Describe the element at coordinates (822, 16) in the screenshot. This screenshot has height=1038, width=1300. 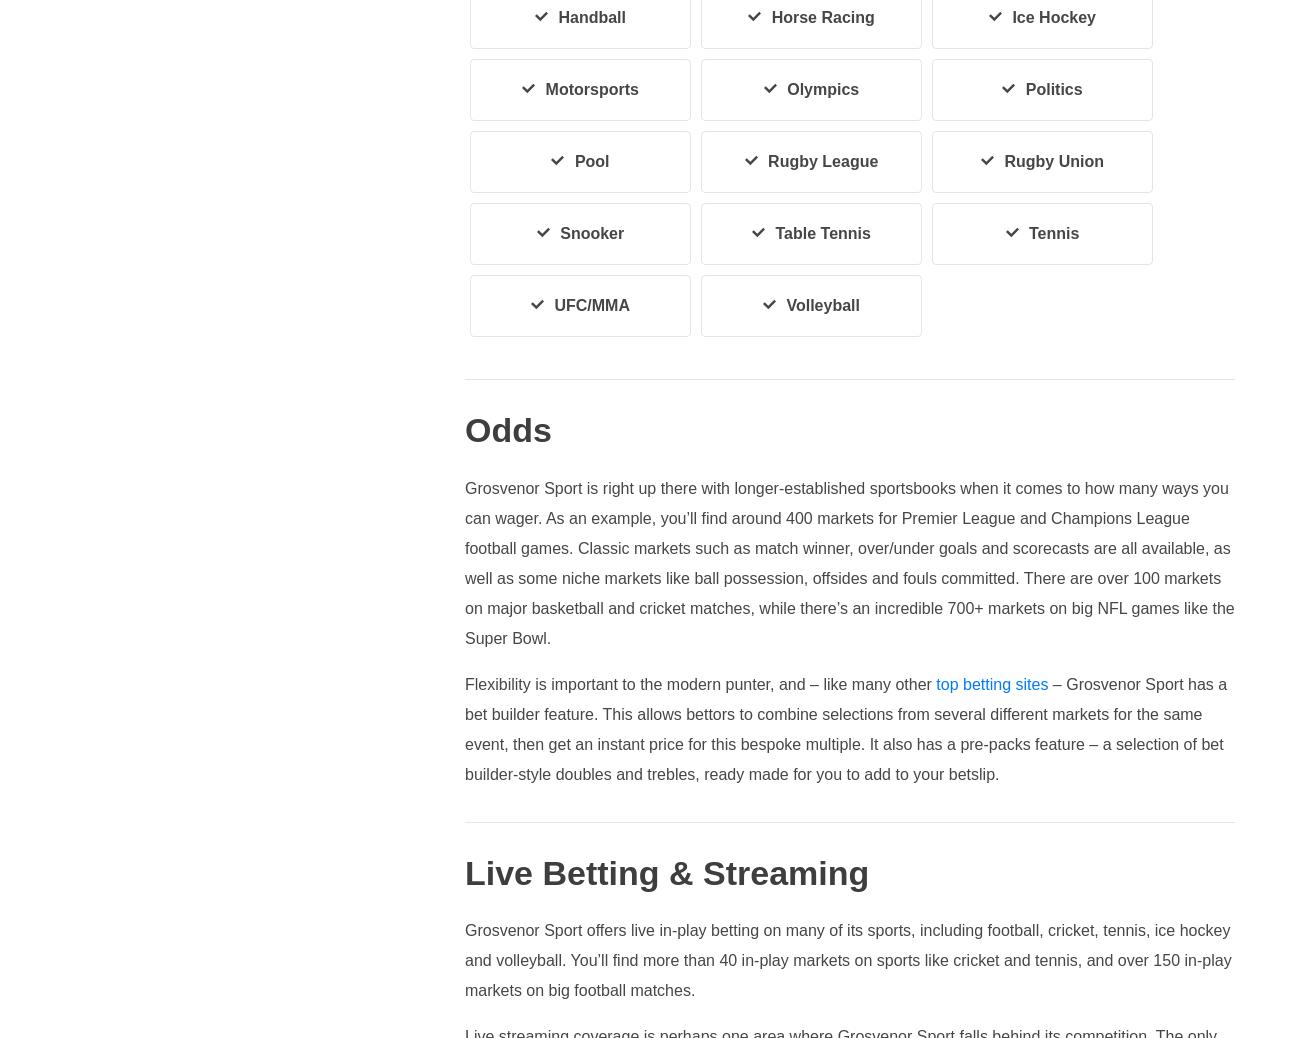
I see `'Horse Racing'` at that location.